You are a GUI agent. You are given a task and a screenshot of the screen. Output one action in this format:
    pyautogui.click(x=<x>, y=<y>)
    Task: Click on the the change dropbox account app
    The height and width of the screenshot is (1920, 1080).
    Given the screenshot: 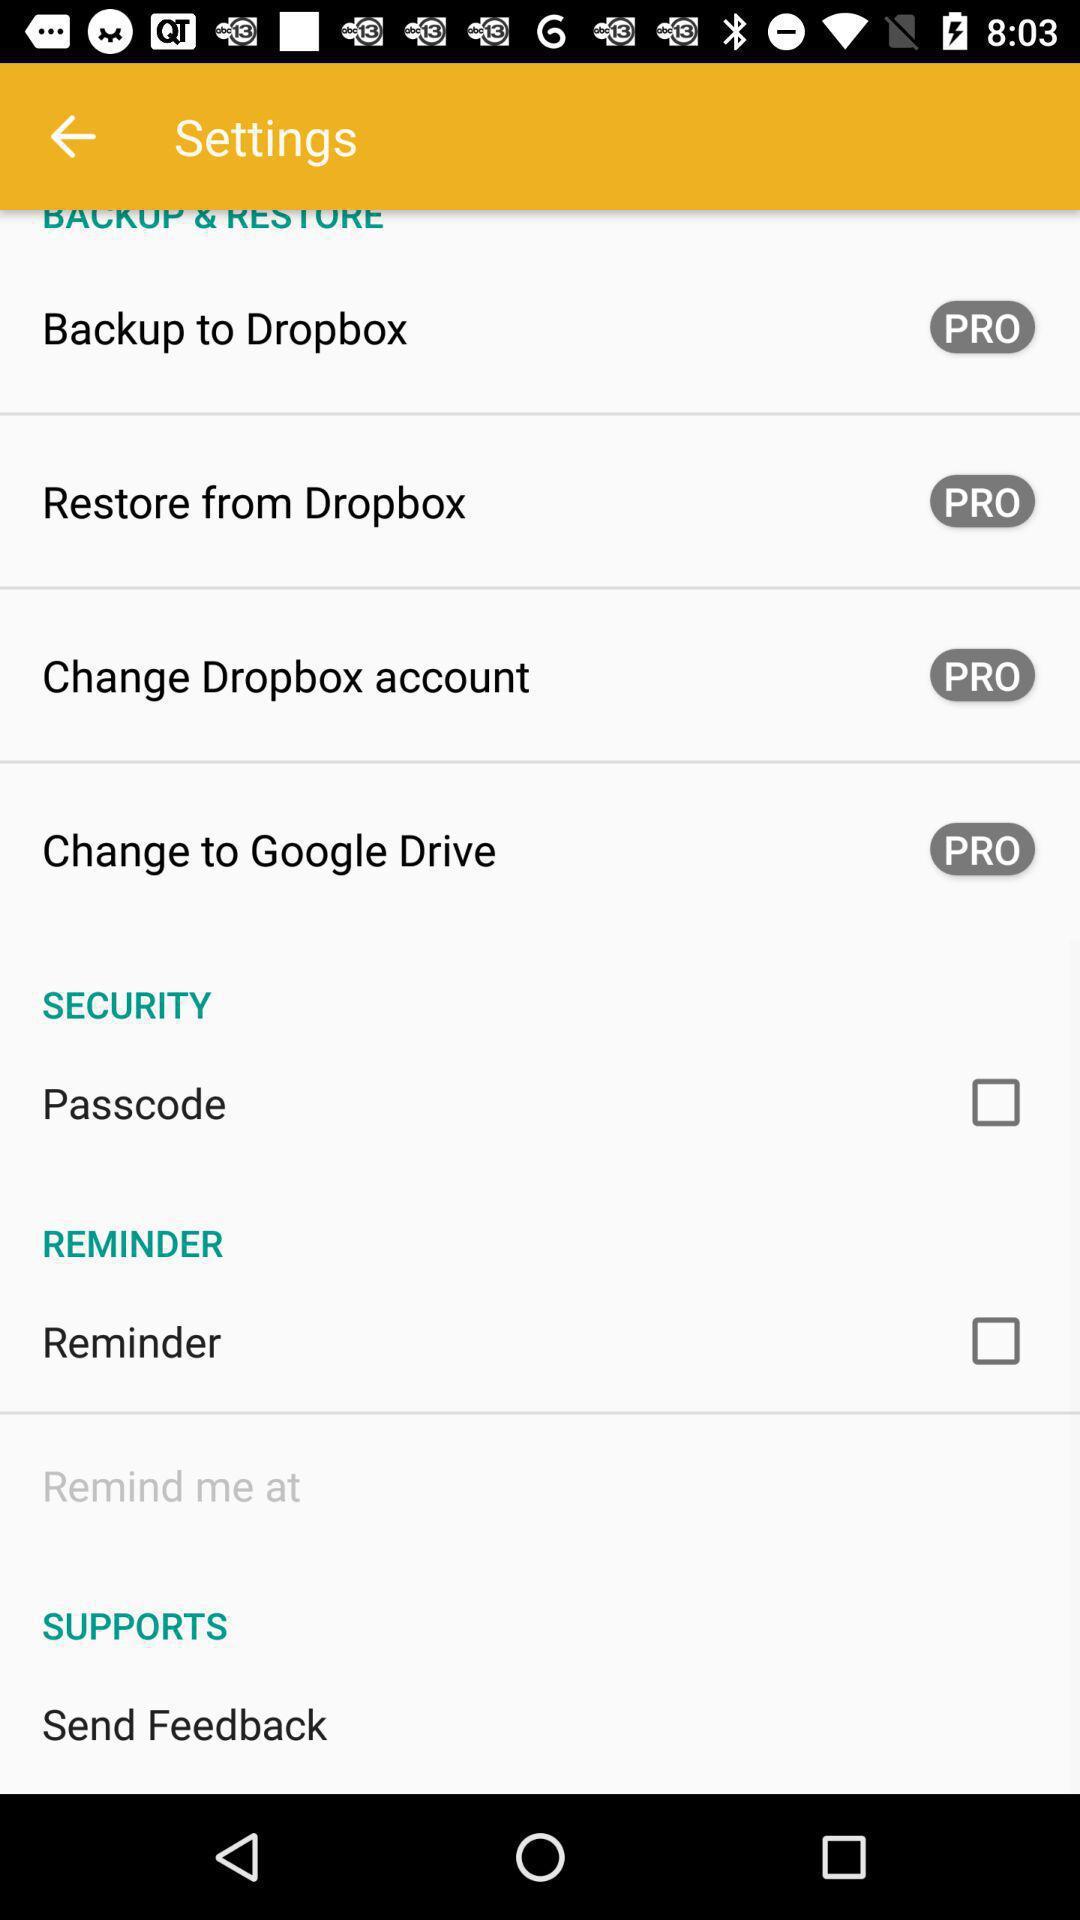 What is the action you would take?
    pyautogui.click(x=286, y=675)
    